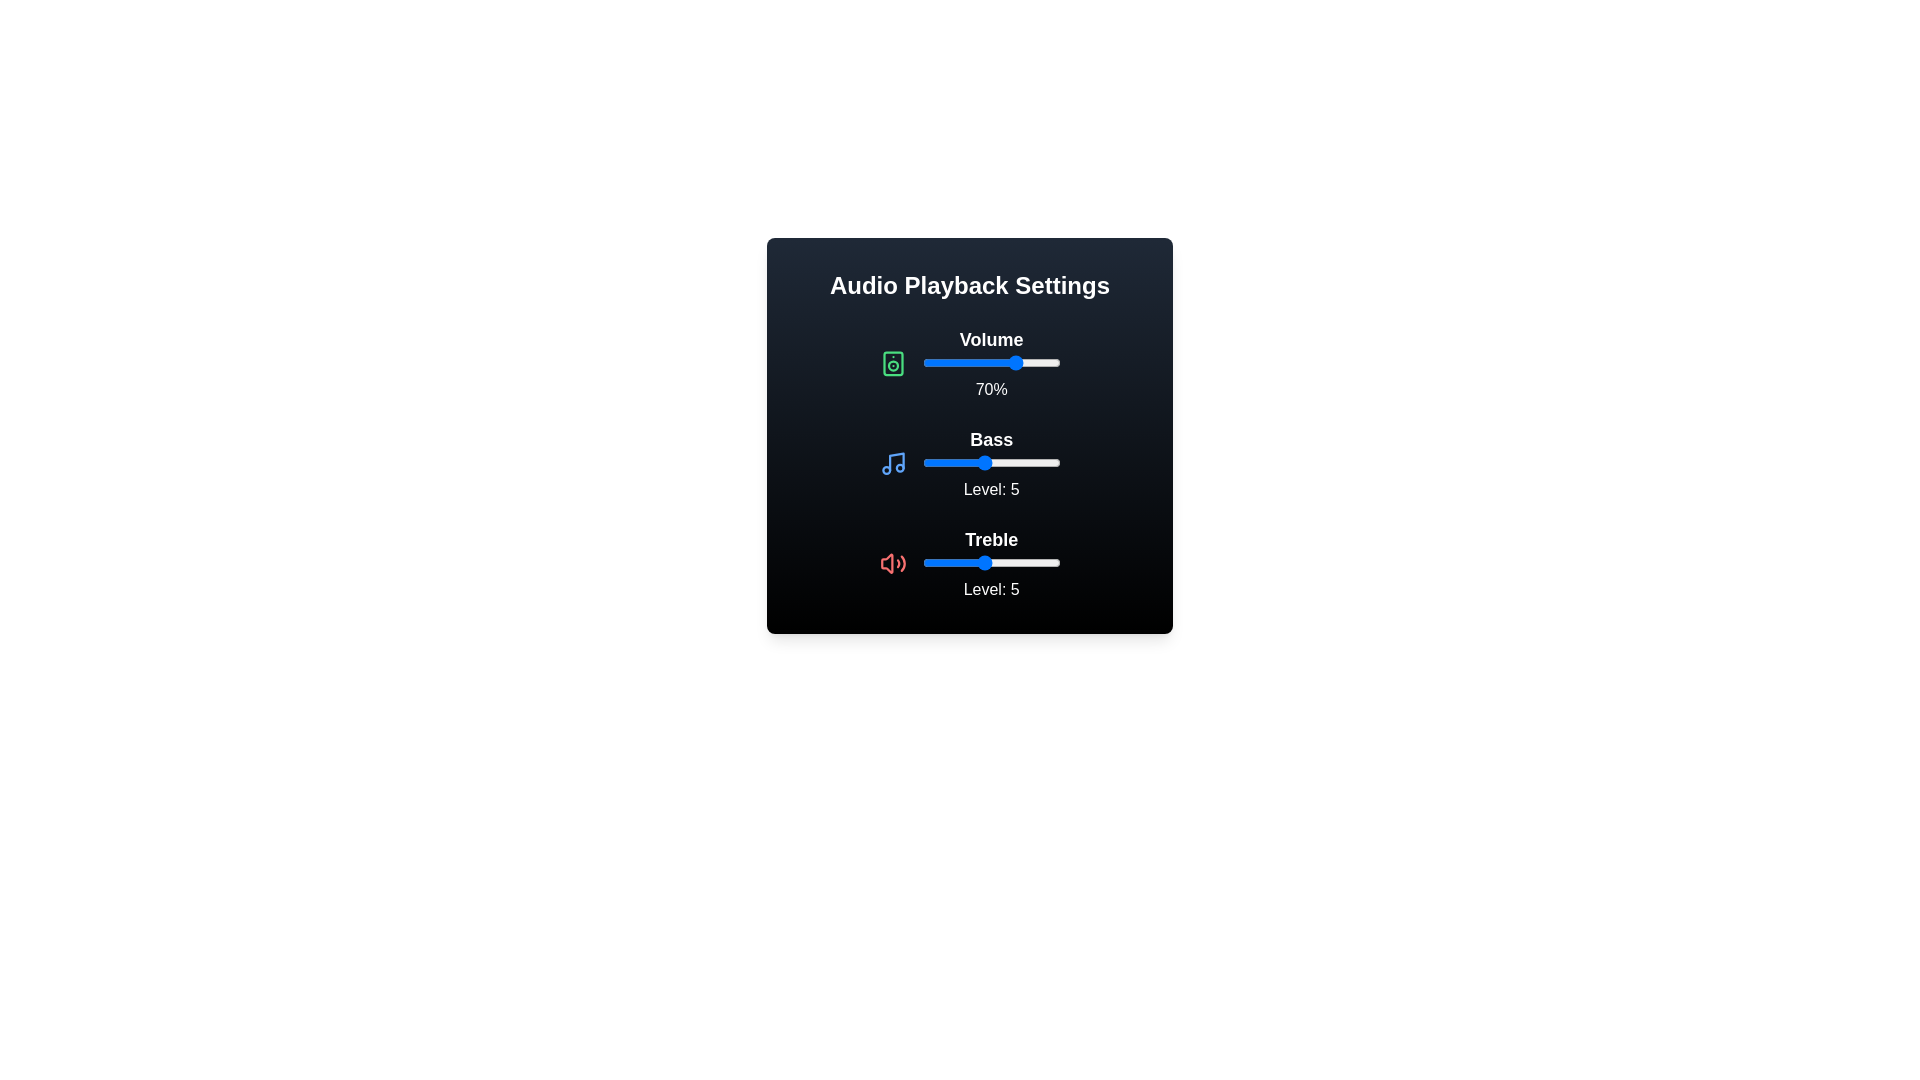 The image size is (1920, 1080). What do you see at coordinates (902, 563) in the screenshot?
I see `the curved line forming part of the sound wave icon, which has a red stroke color and is located in the lower right quadrant of the interface, near the 'Treble' slider component` at bounding box center [902, 563].